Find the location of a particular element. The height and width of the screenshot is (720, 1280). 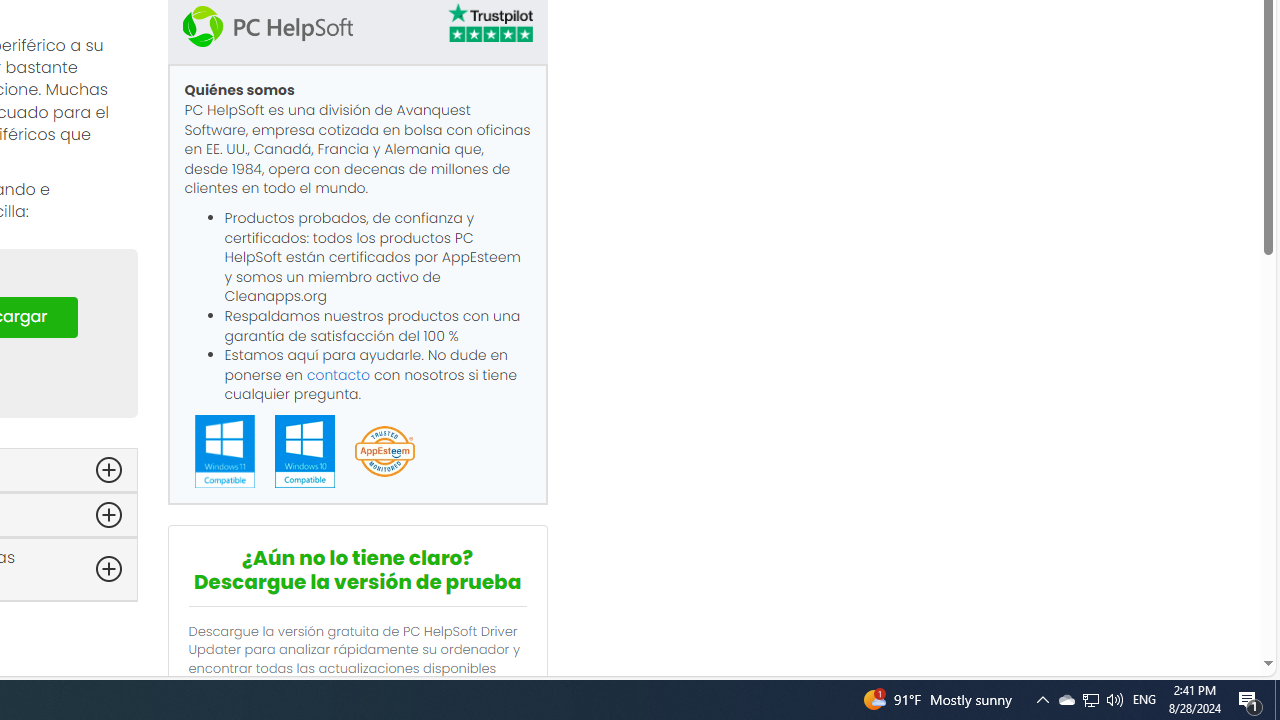

'contacto' is located at coordinates (338, 374).